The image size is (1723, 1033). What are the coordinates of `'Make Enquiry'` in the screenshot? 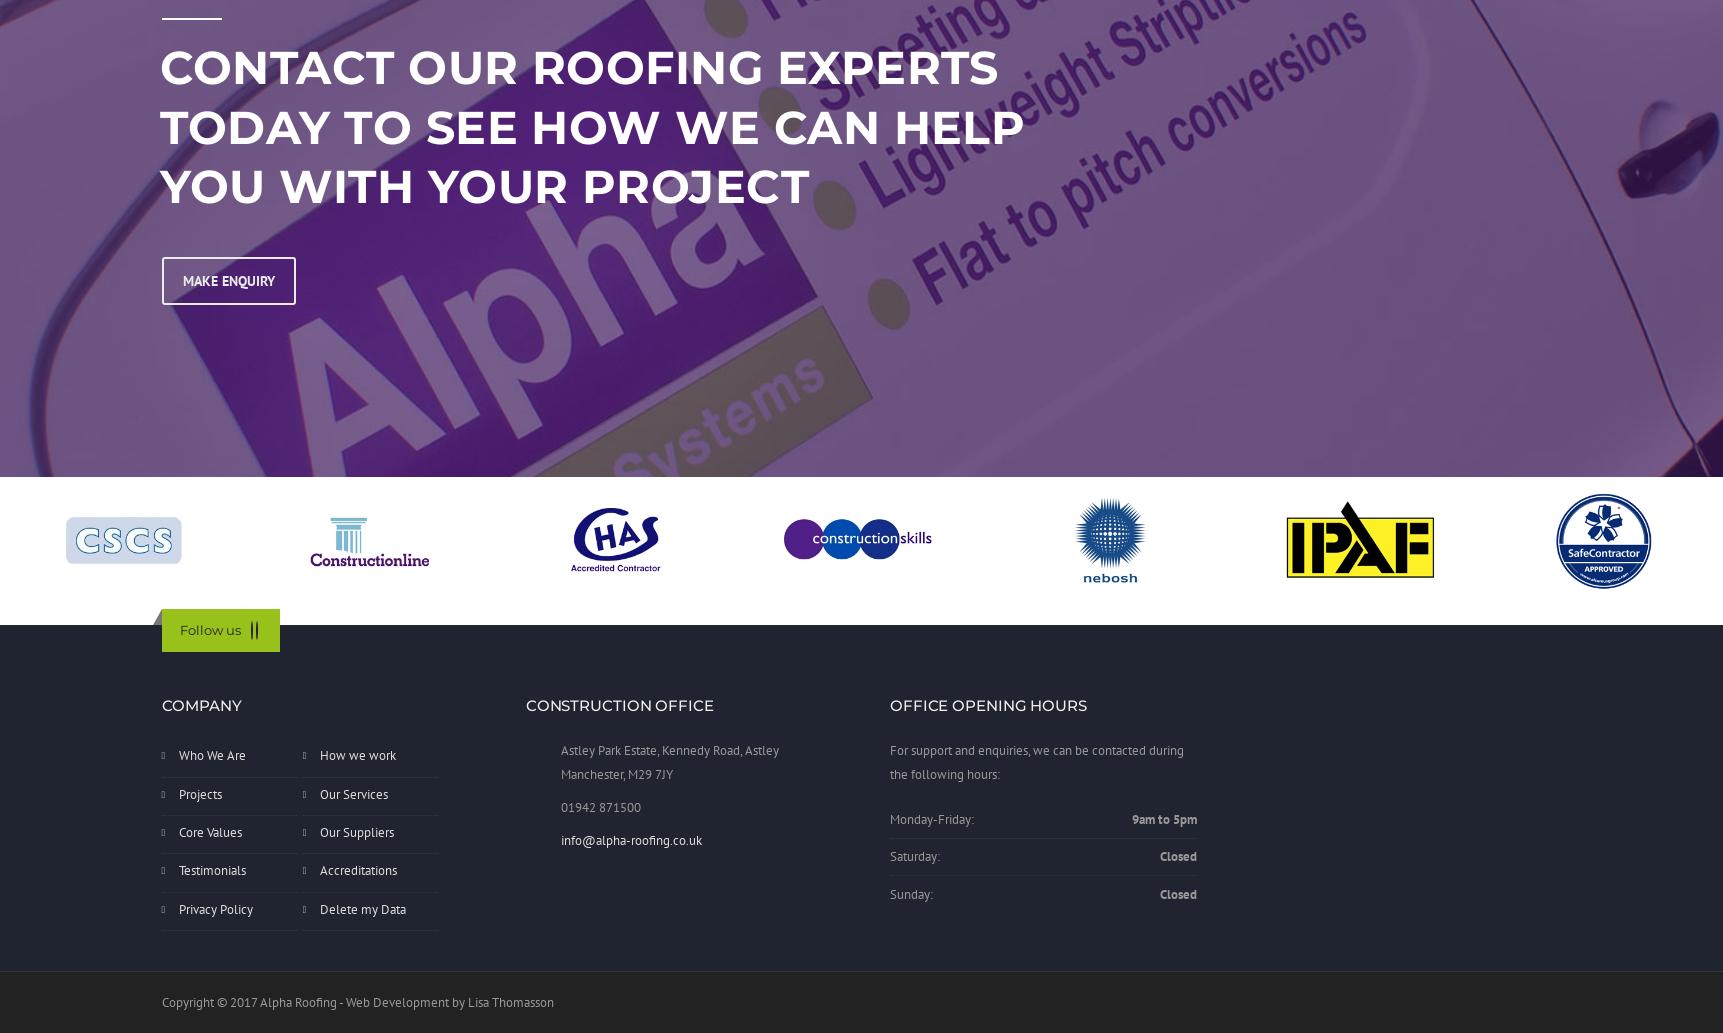 It's located at (226, 279).